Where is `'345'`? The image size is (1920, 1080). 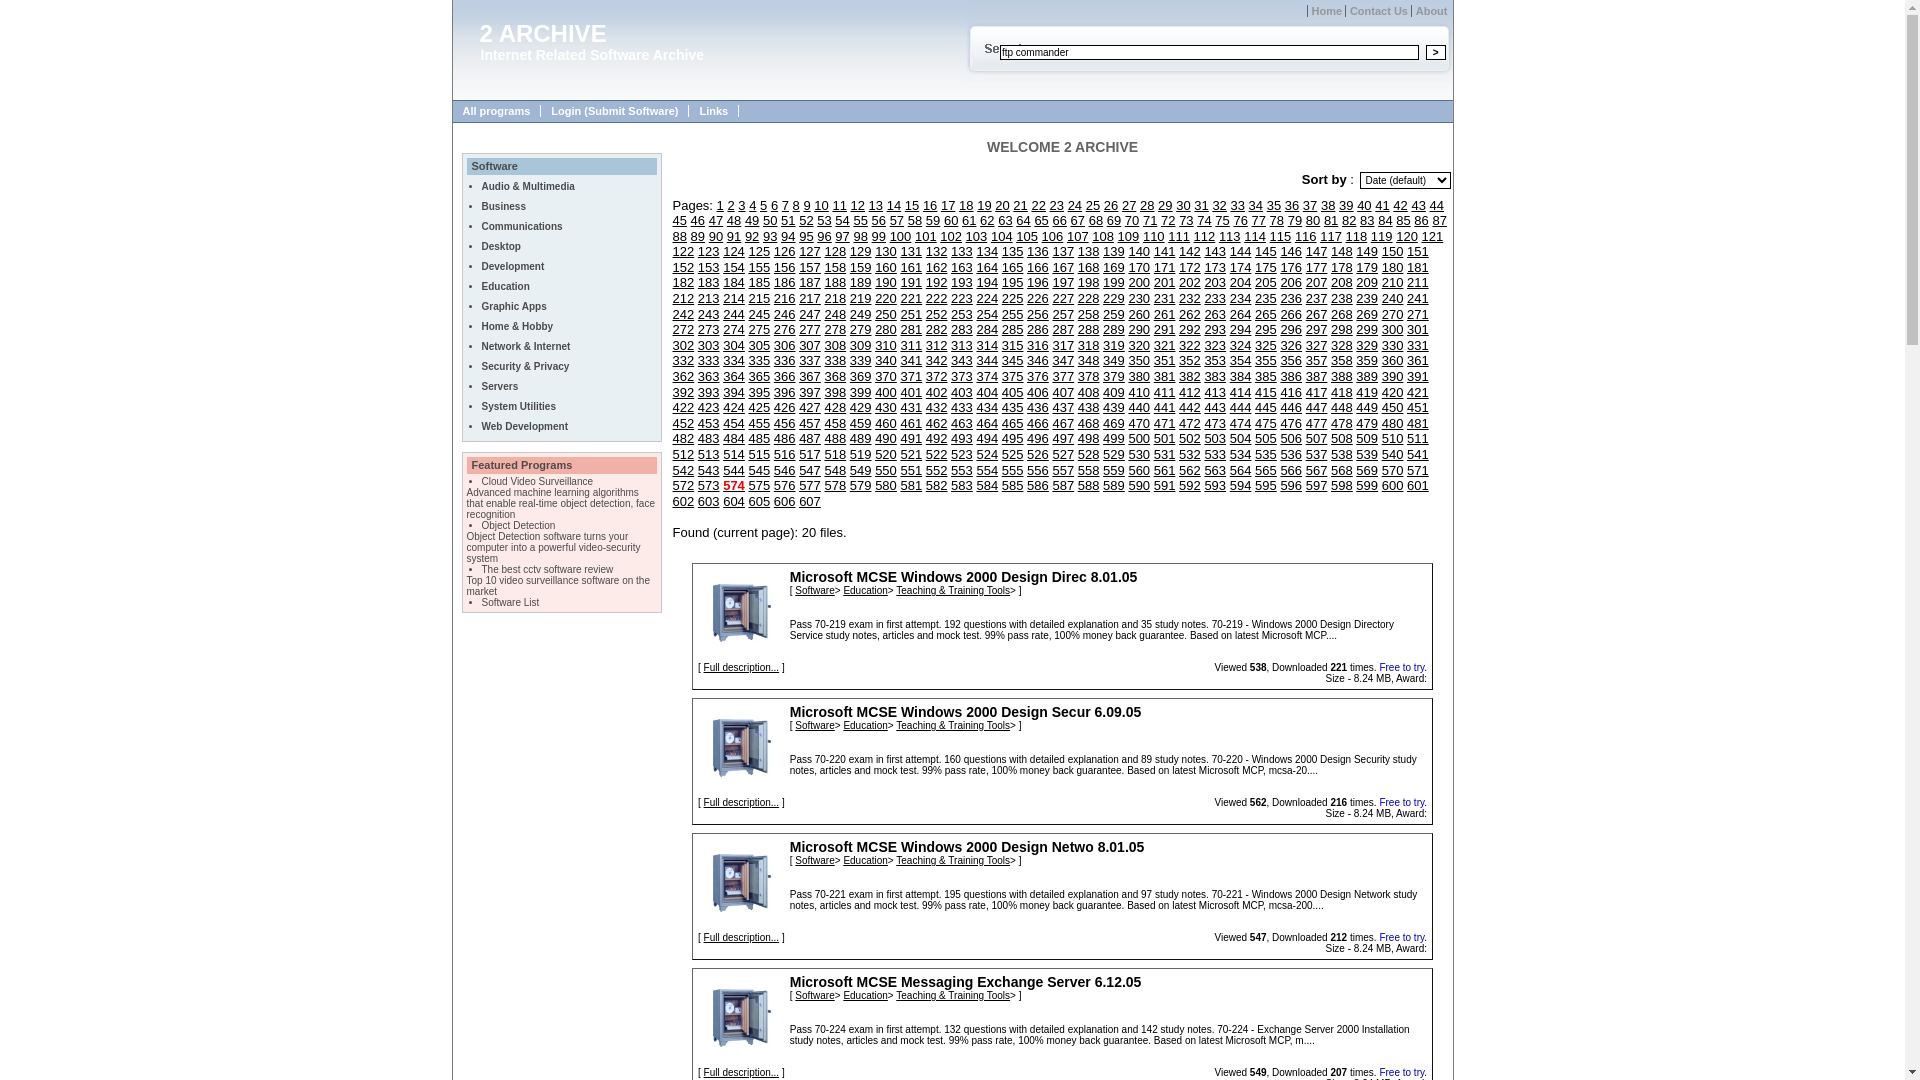 '345' is located at coordinates (1002, 360).